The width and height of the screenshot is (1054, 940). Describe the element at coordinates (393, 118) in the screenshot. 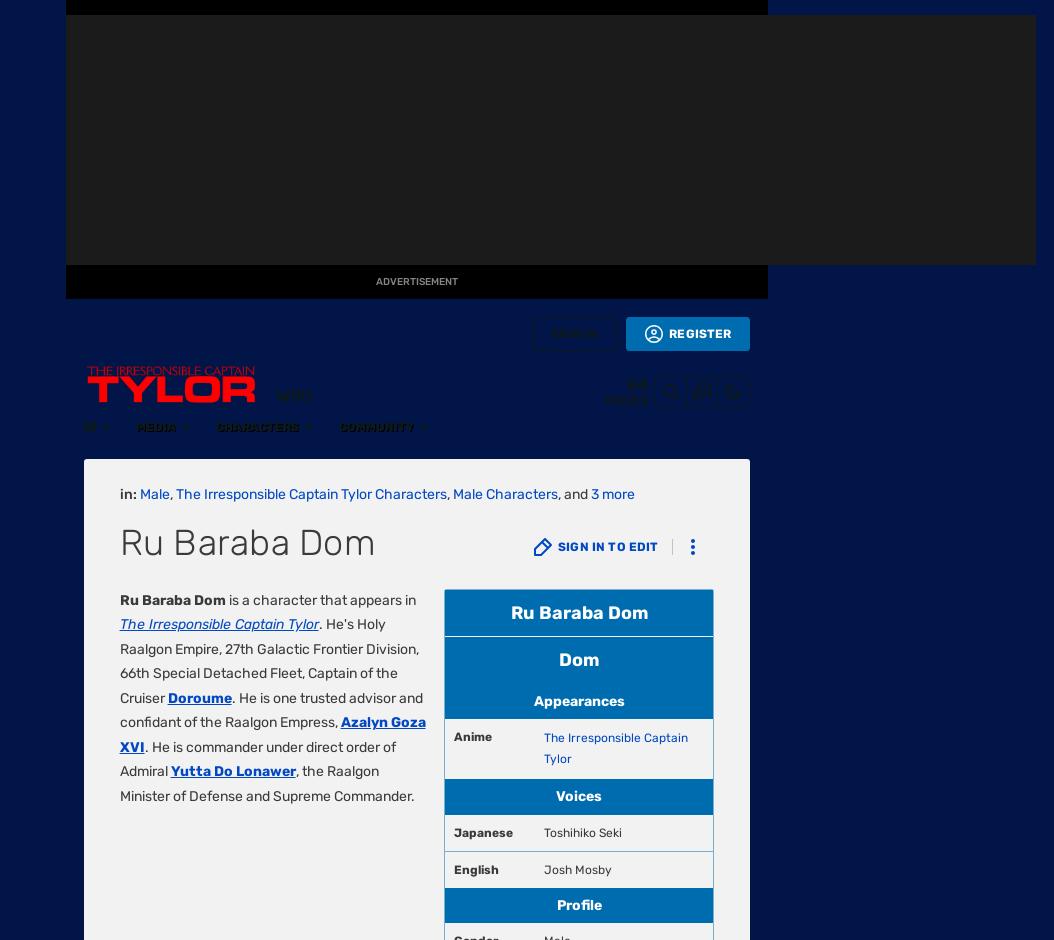

I see `'CC-BY-SA'` at that location.